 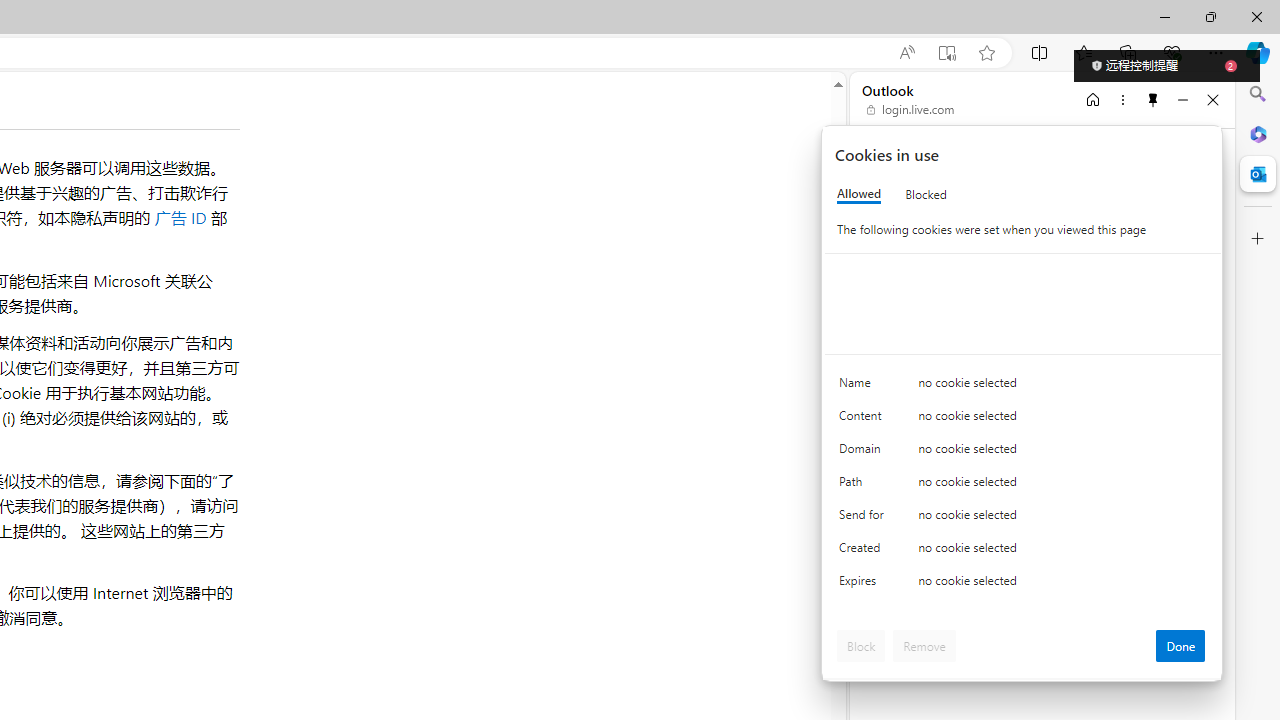 I want to click on 'Allowed', so click(x=859, y=194).